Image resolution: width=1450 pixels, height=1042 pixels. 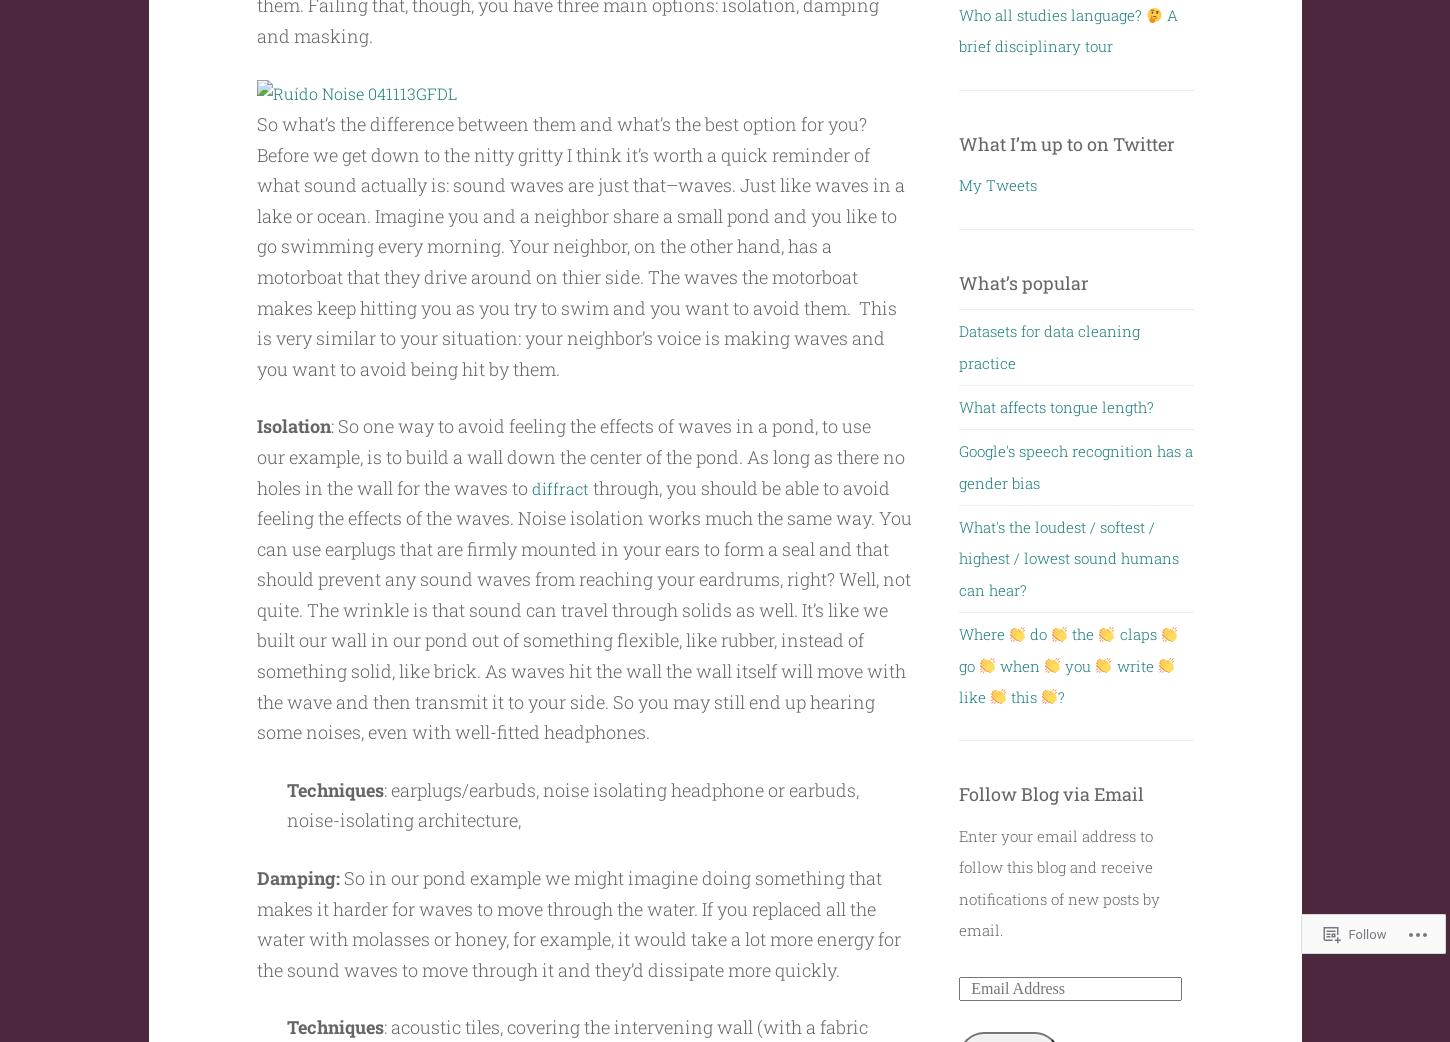 I want to click on 'What’s popular', so click(x=1023, y=281).